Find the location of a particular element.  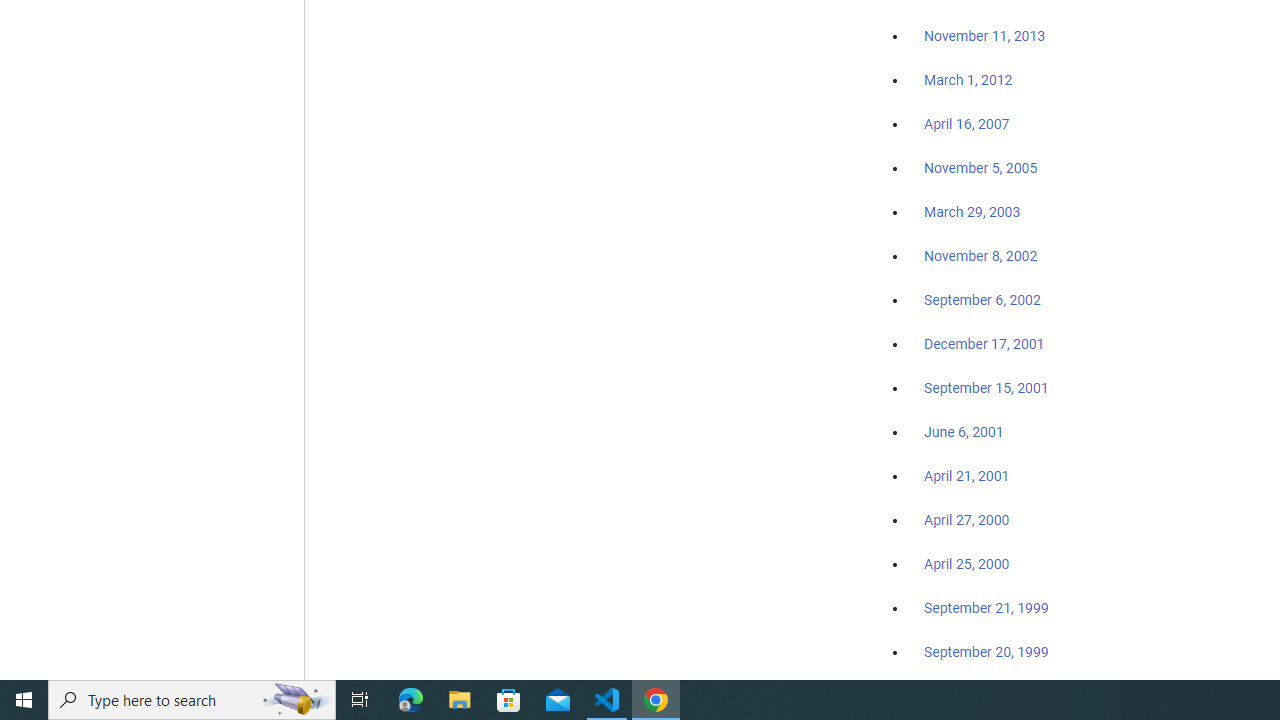

'June 6, 2001' is located at coordinates (963, 431).